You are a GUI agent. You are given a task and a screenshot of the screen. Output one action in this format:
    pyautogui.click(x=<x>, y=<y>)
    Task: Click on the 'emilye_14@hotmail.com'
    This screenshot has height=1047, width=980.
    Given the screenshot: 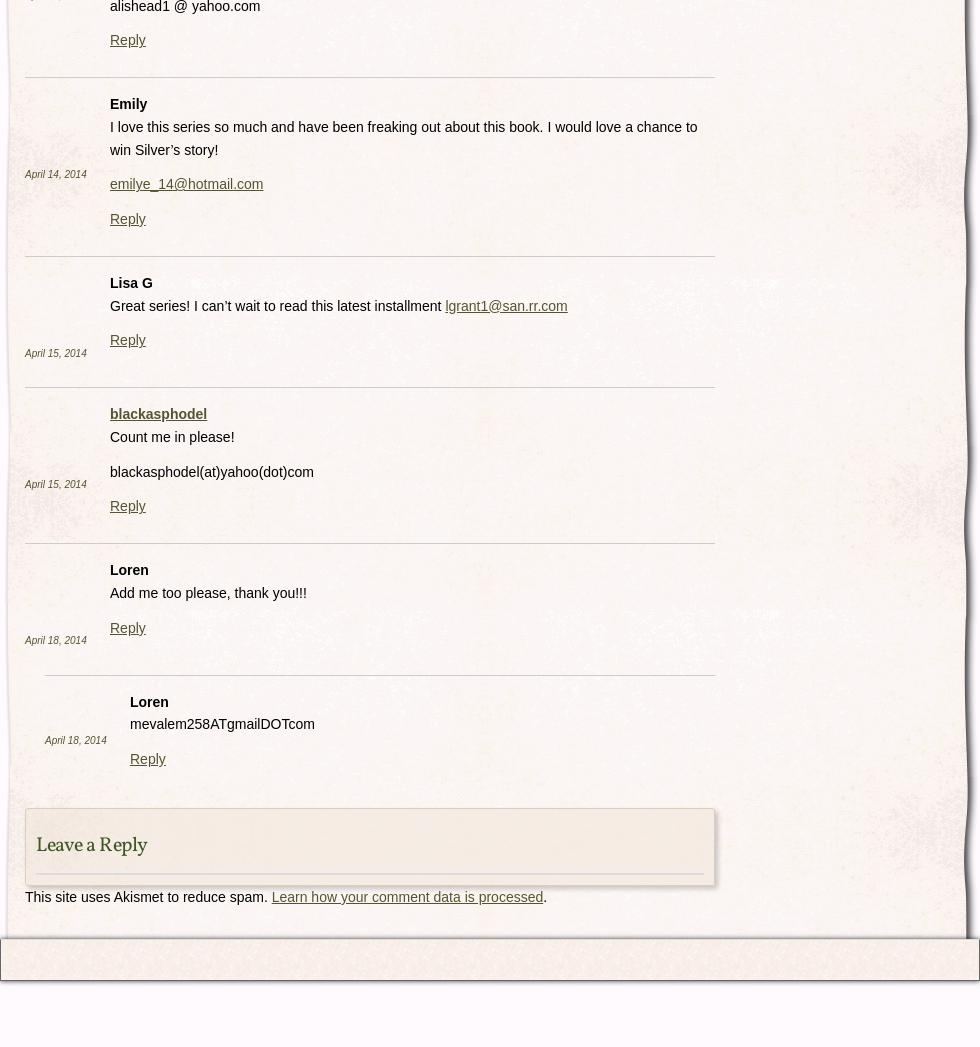 What is the action you would take?
    pyautogui.click(x=186, y=183)
    